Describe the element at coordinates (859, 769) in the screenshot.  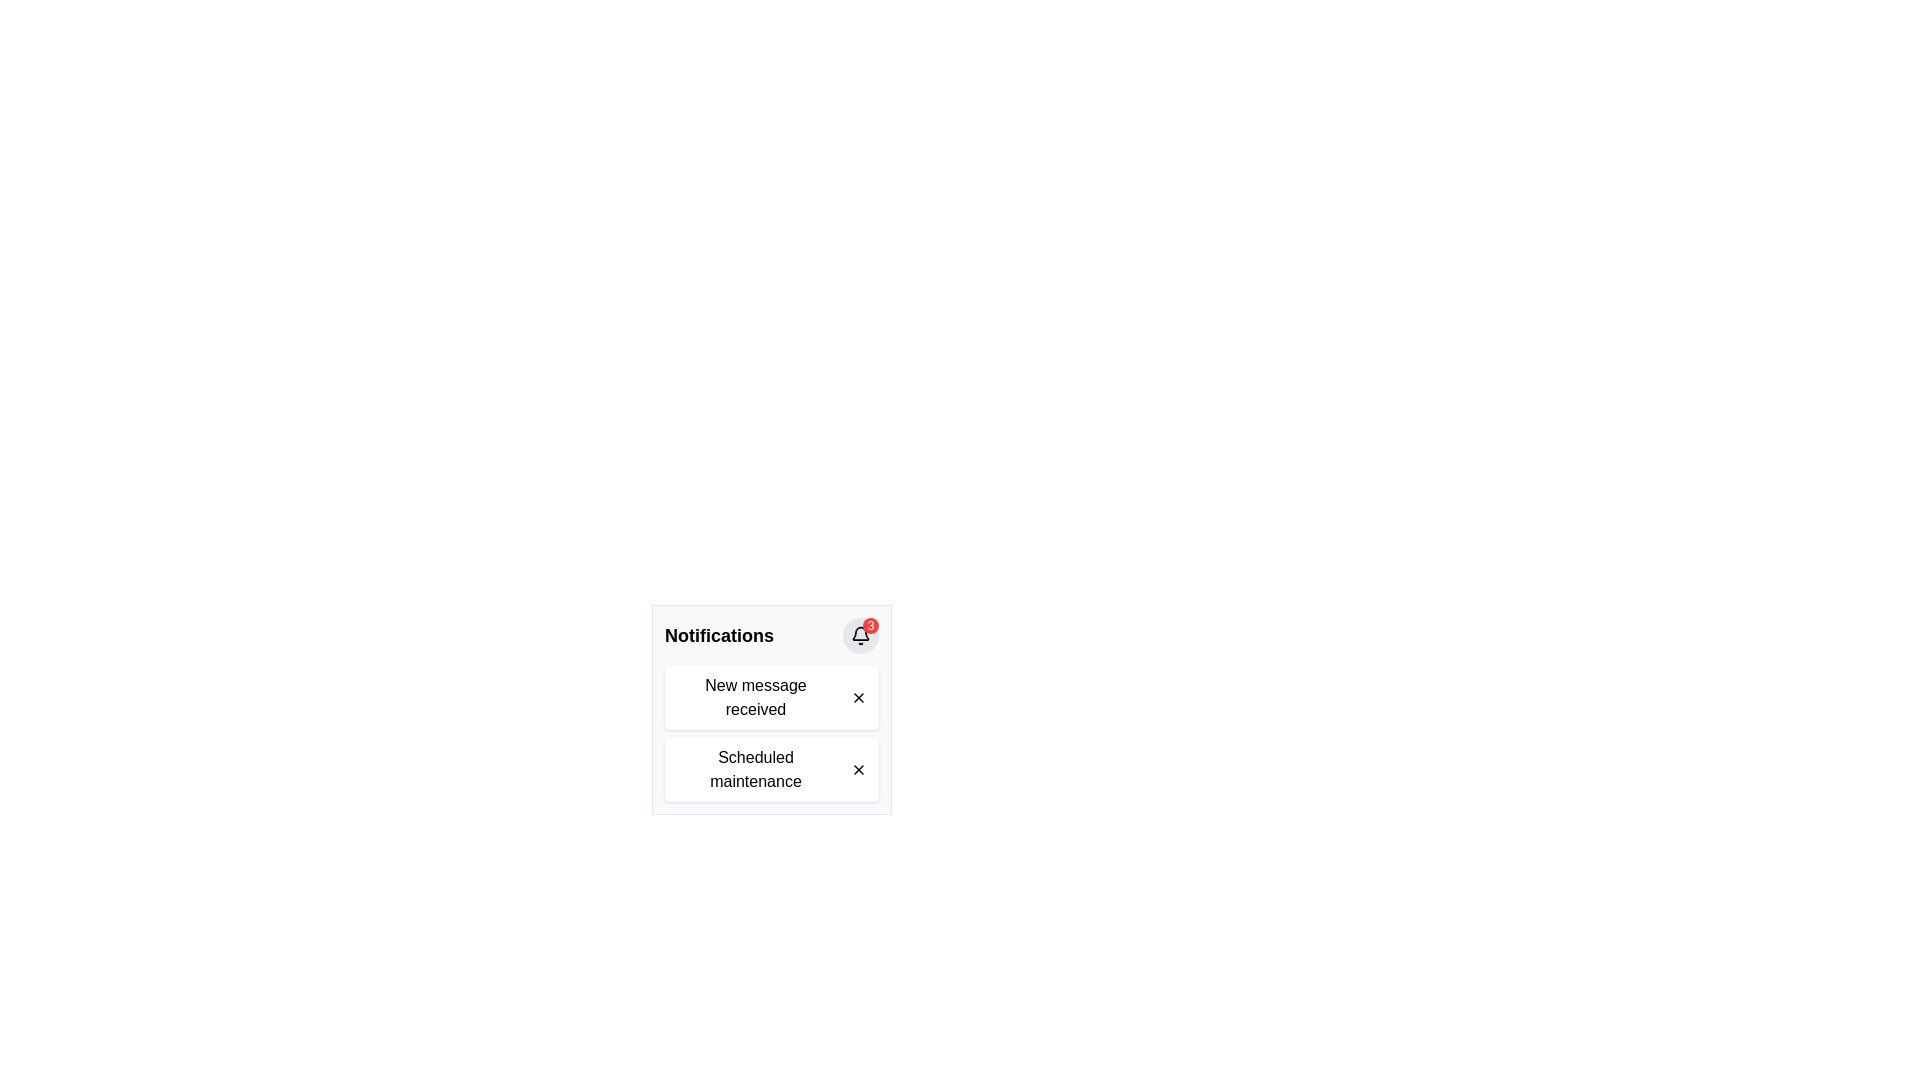
I see `the 'X' button located to the far right of the 'Scheduled maintenance' text` at that location.